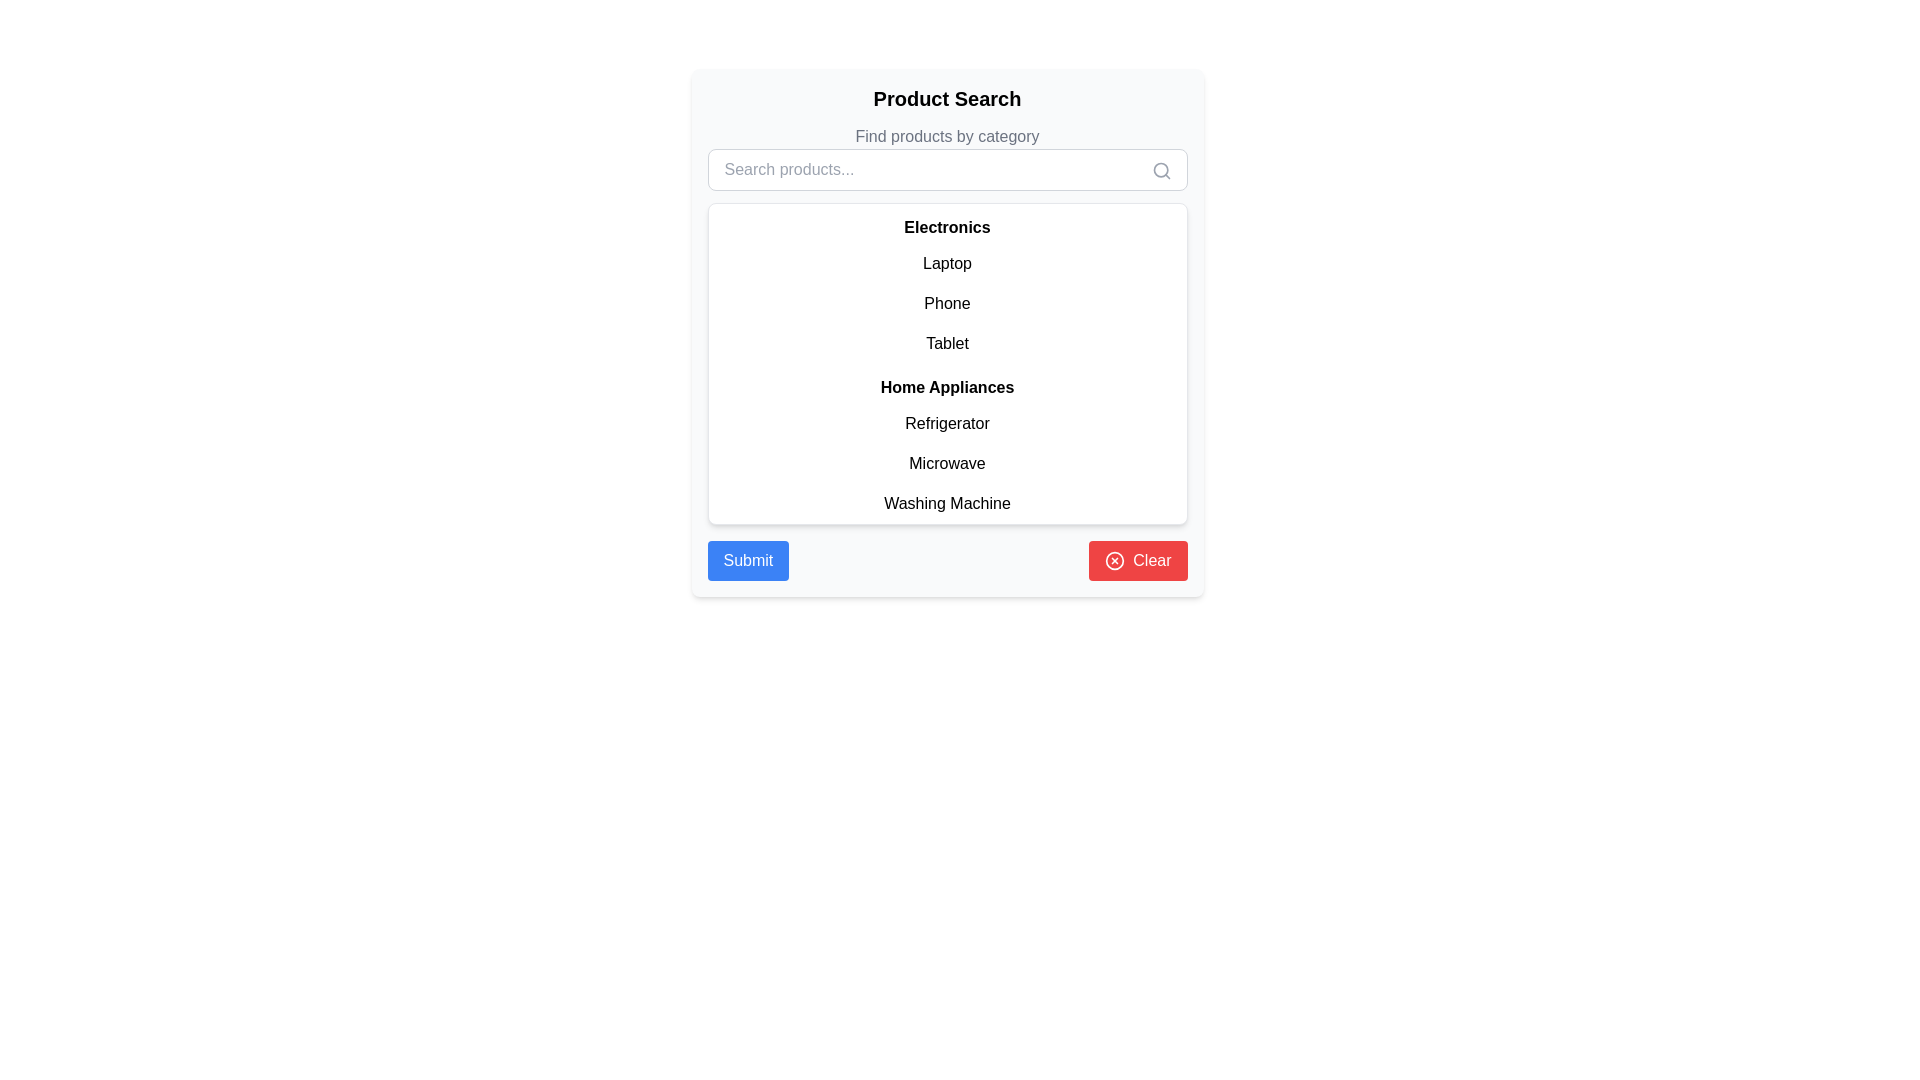  I want to click on the header text that introduces and categorizes the product searching functionality, located at the top-center part of the interface, so click(946, 99).